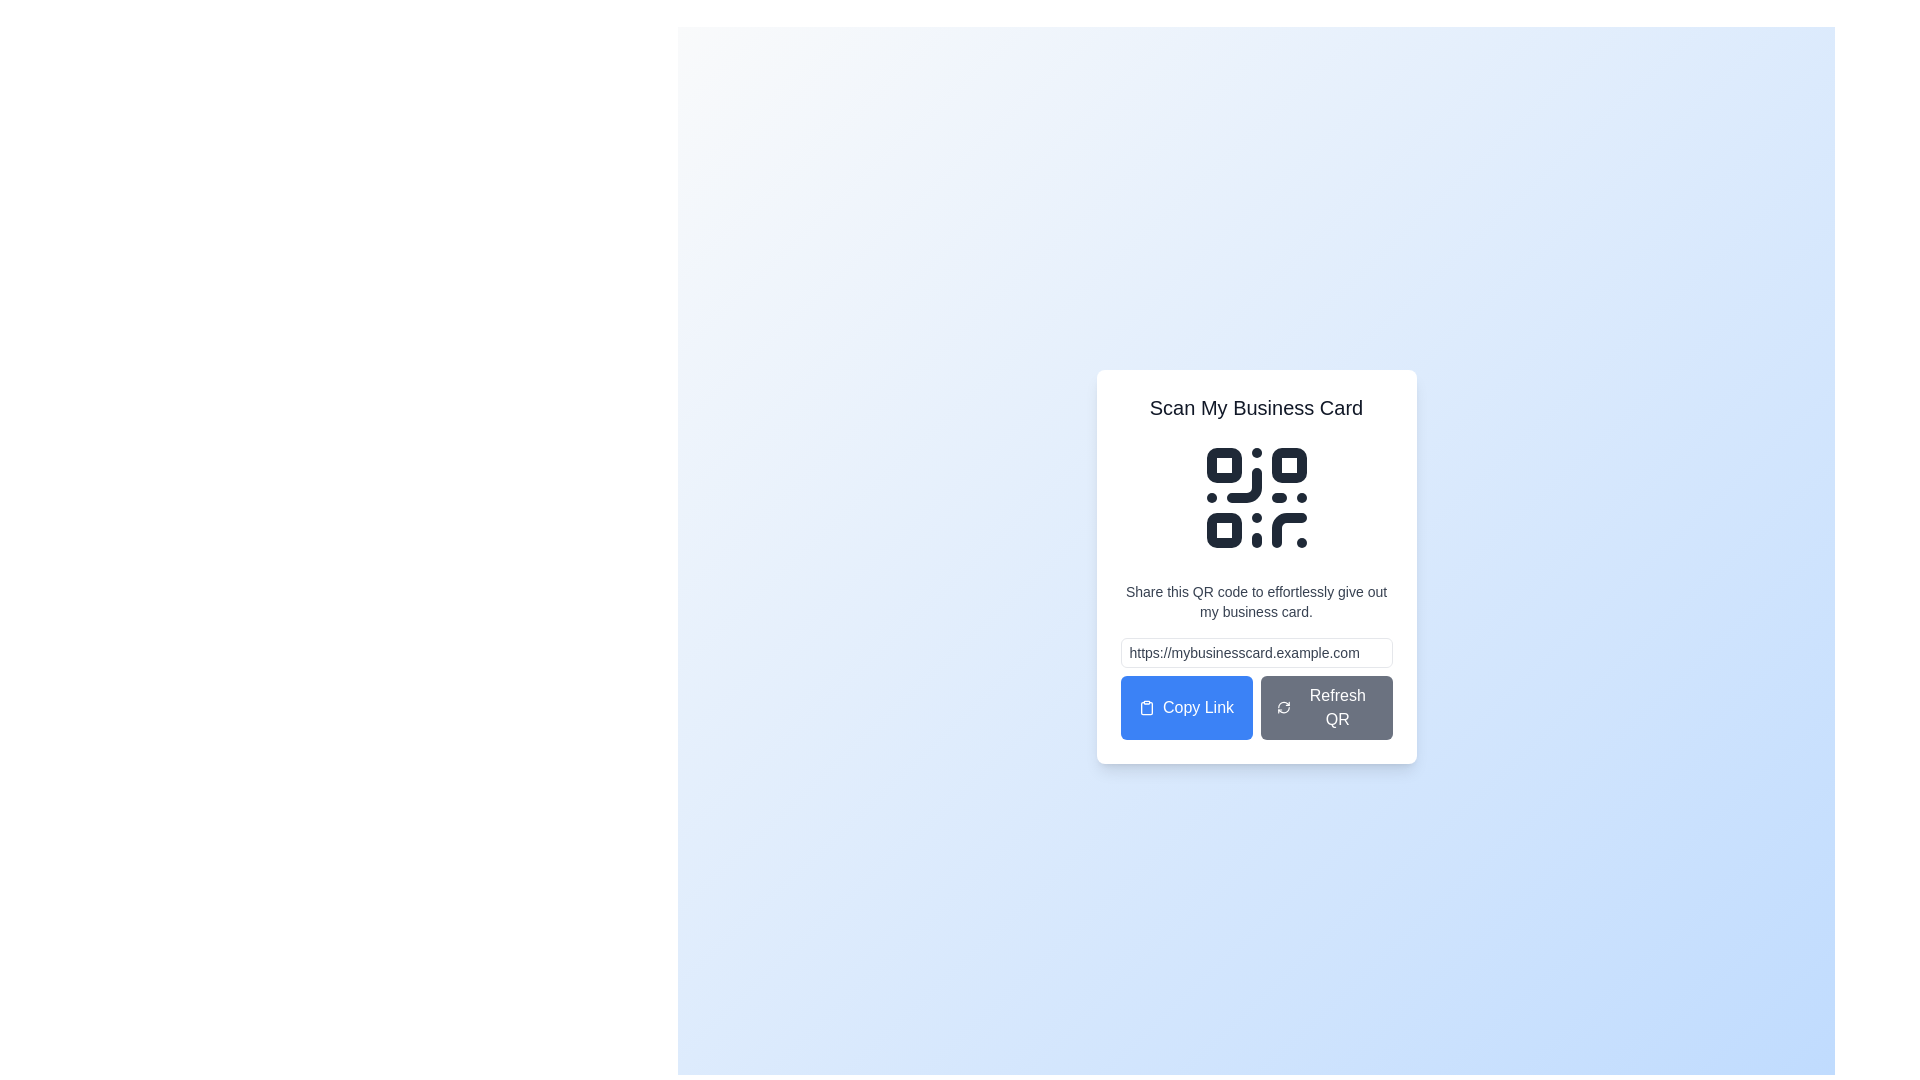 Image resolution: width=1920 pixels, height=1080 pixels. Describe the element at coordinates (1186, 707) in the screenshot. I see `the 'Copy Link' button located to the left of the 'Refresh QR' button` at that location.